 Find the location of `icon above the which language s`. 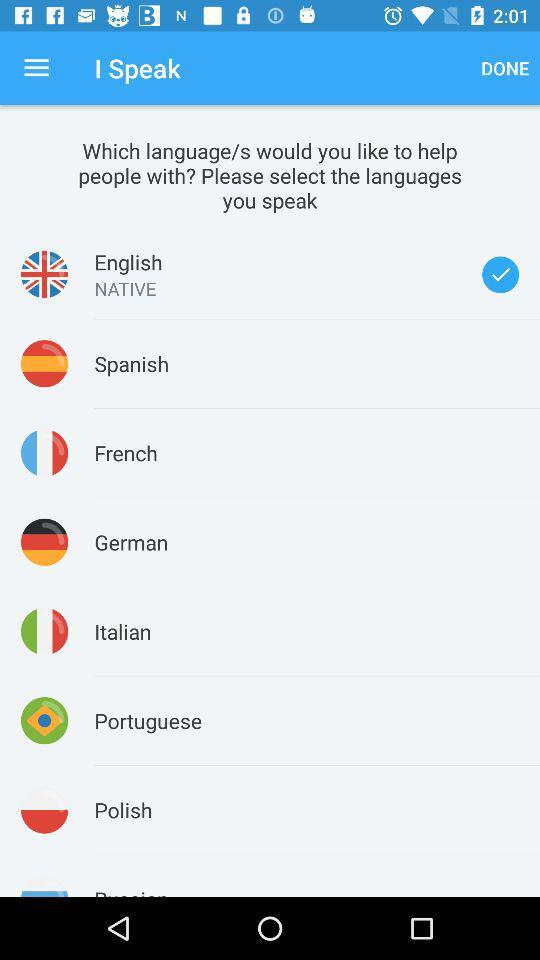

icon above the which language s is located at coordinates (504, 68).